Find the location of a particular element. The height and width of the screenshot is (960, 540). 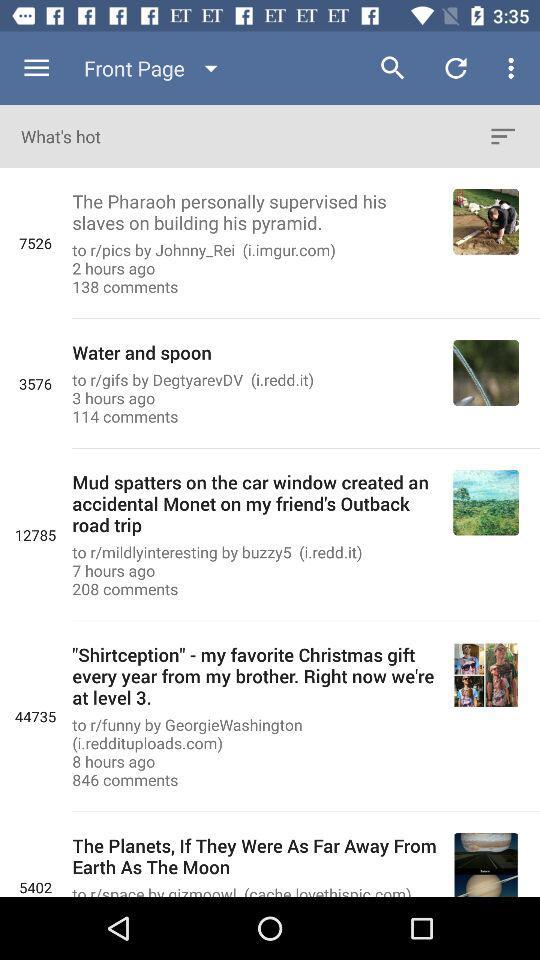

the front page icon is located at coordinates (154, 68).